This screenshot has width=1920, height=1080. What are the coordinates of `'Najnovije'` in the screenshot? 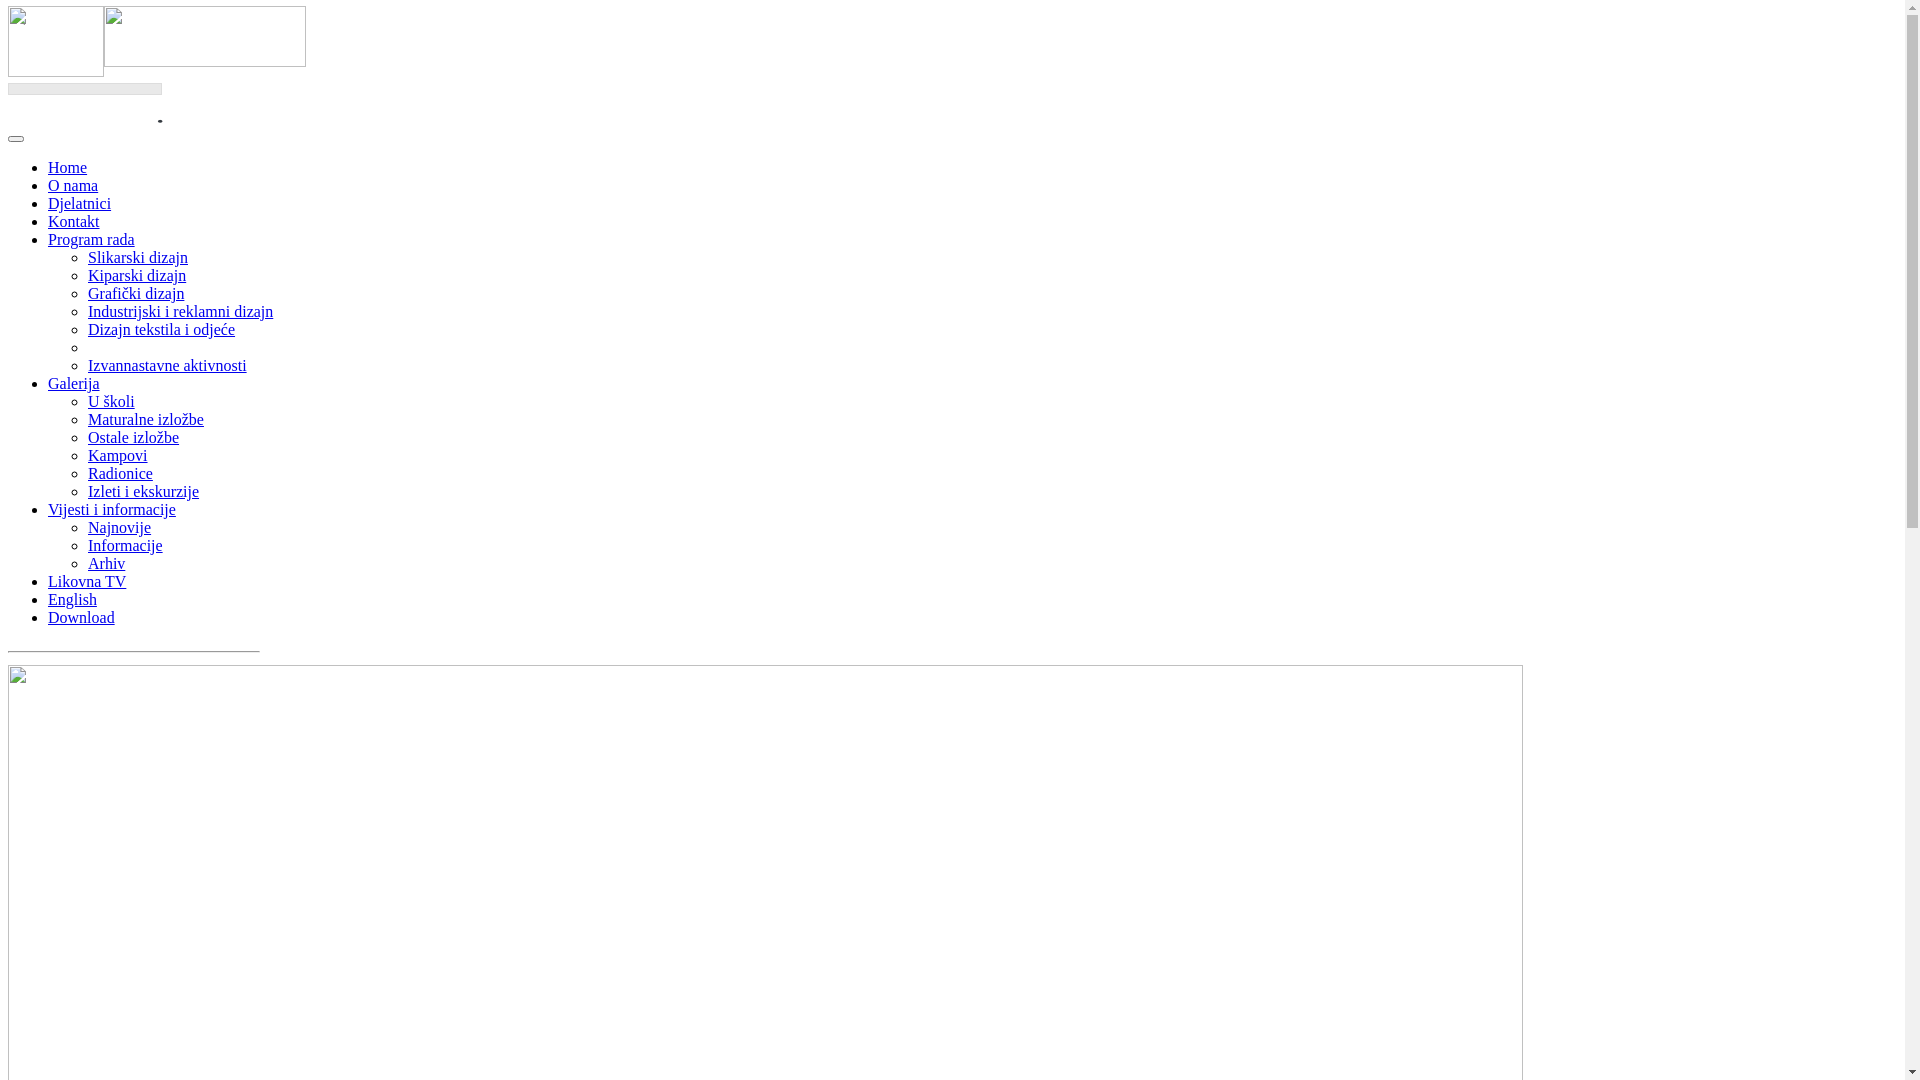 It's located at (118, 526).